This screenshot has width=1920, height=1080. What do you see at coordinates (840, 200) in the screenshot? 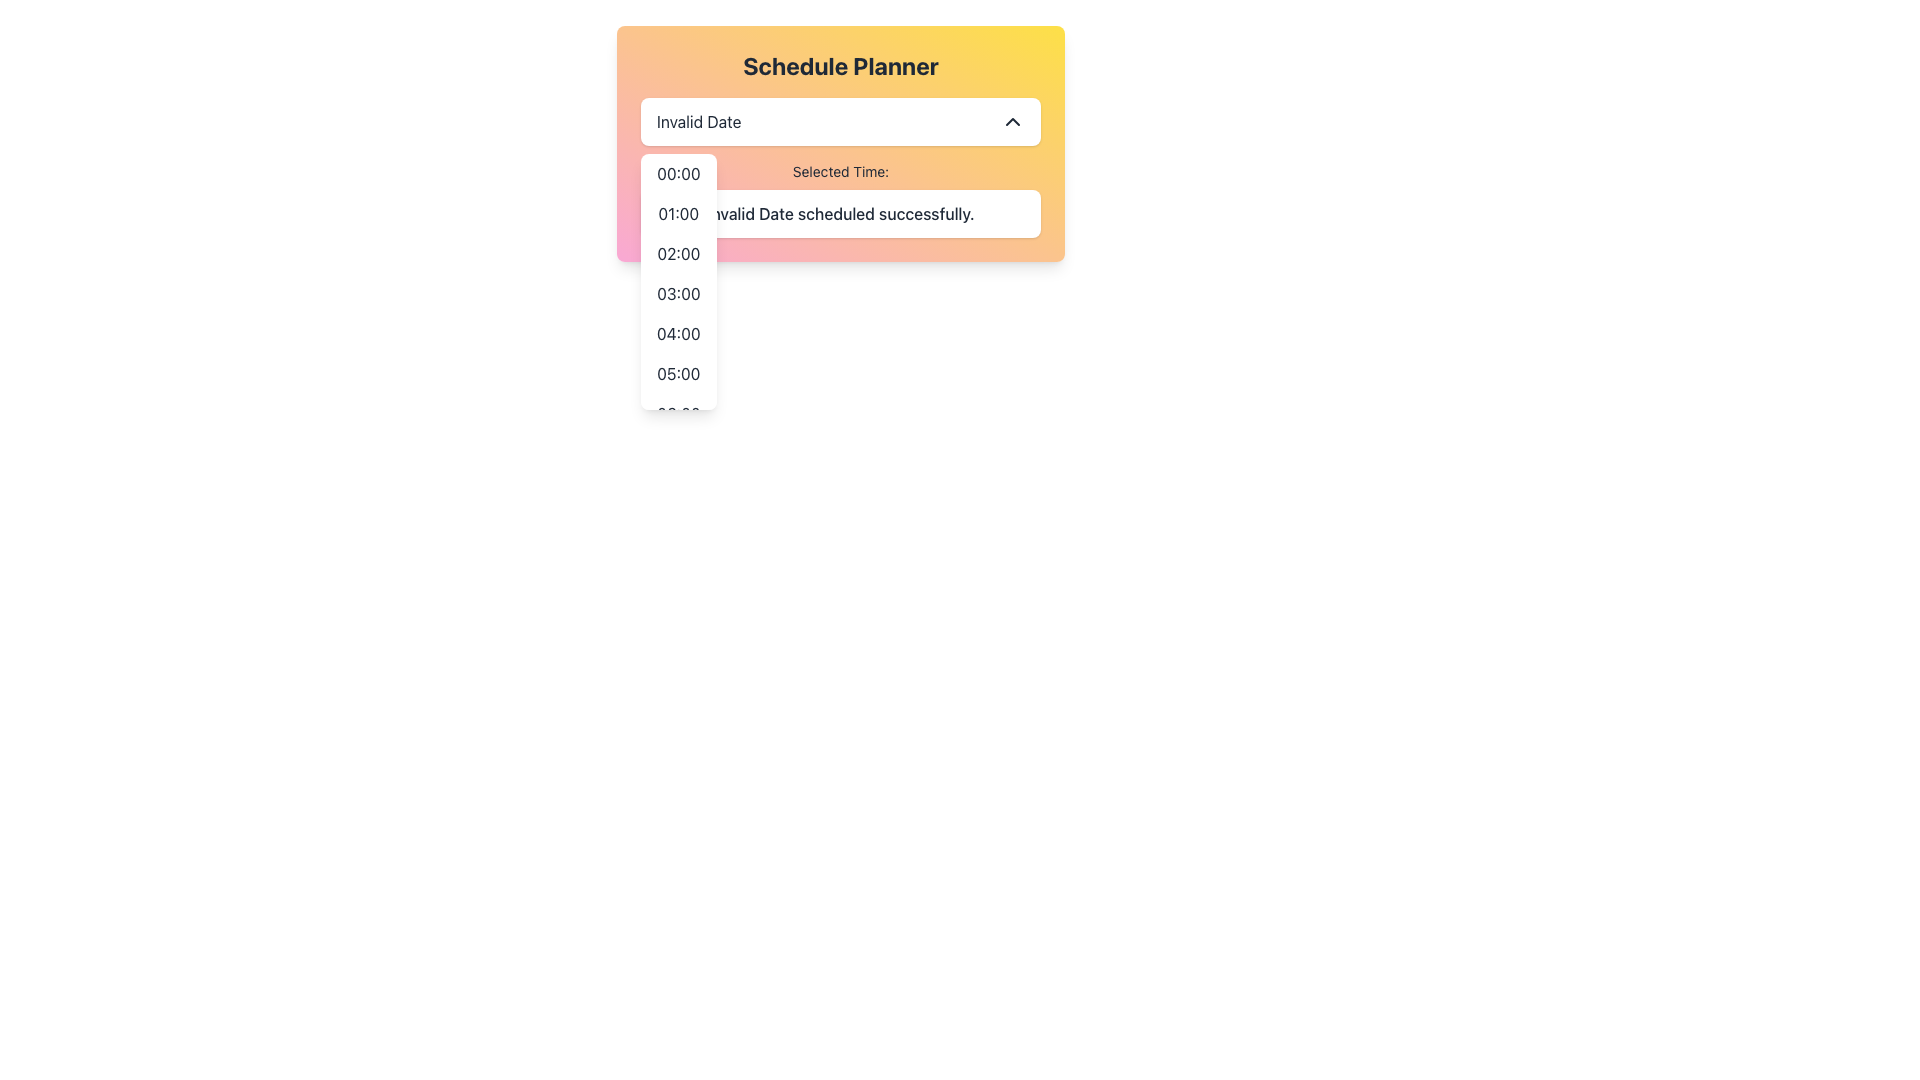
I see `the text display box that shows the header 'Selected Time:' and the status message 'Invalid Date scheduled successfully.' in the 'Schedule Planner' section` at bounding box center [840, 200].